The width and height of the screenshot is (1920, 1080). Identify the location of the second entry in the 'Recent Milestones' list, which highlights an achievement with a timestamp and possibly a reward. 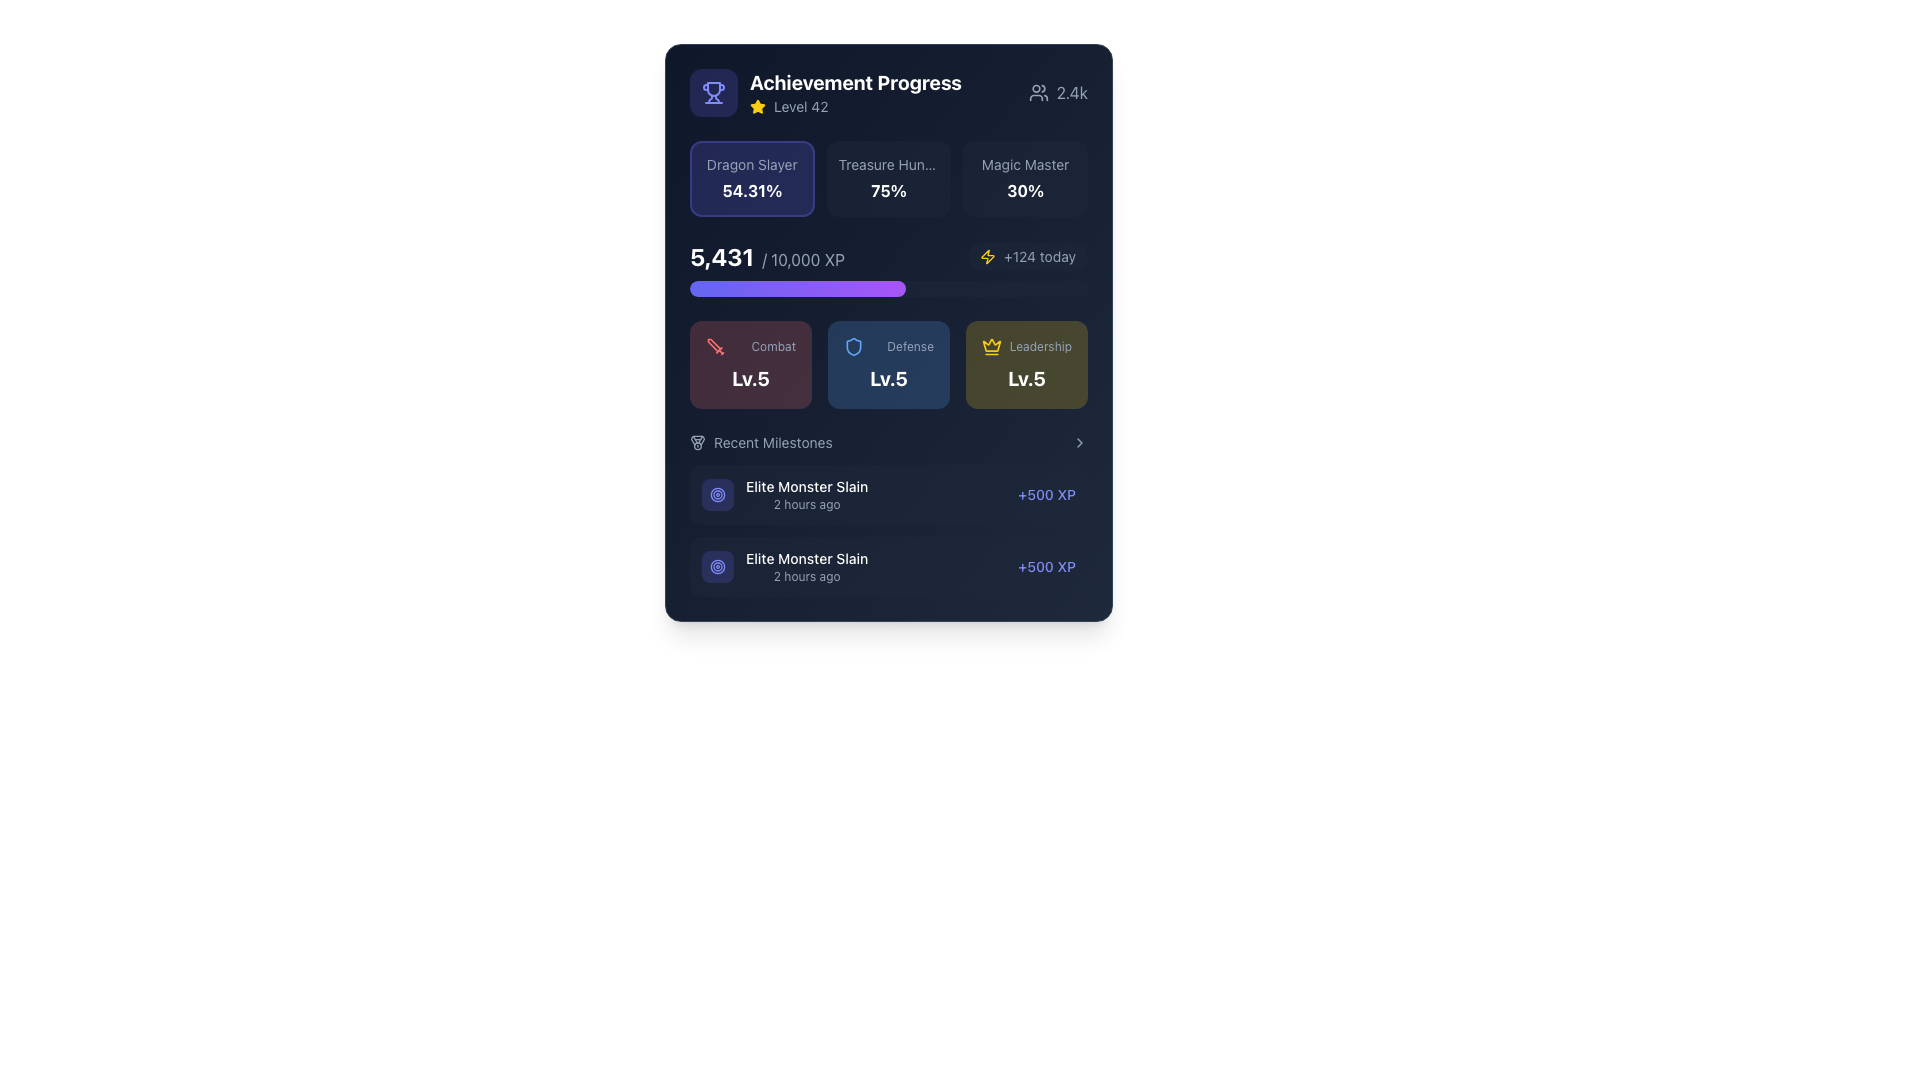
(784, 567).